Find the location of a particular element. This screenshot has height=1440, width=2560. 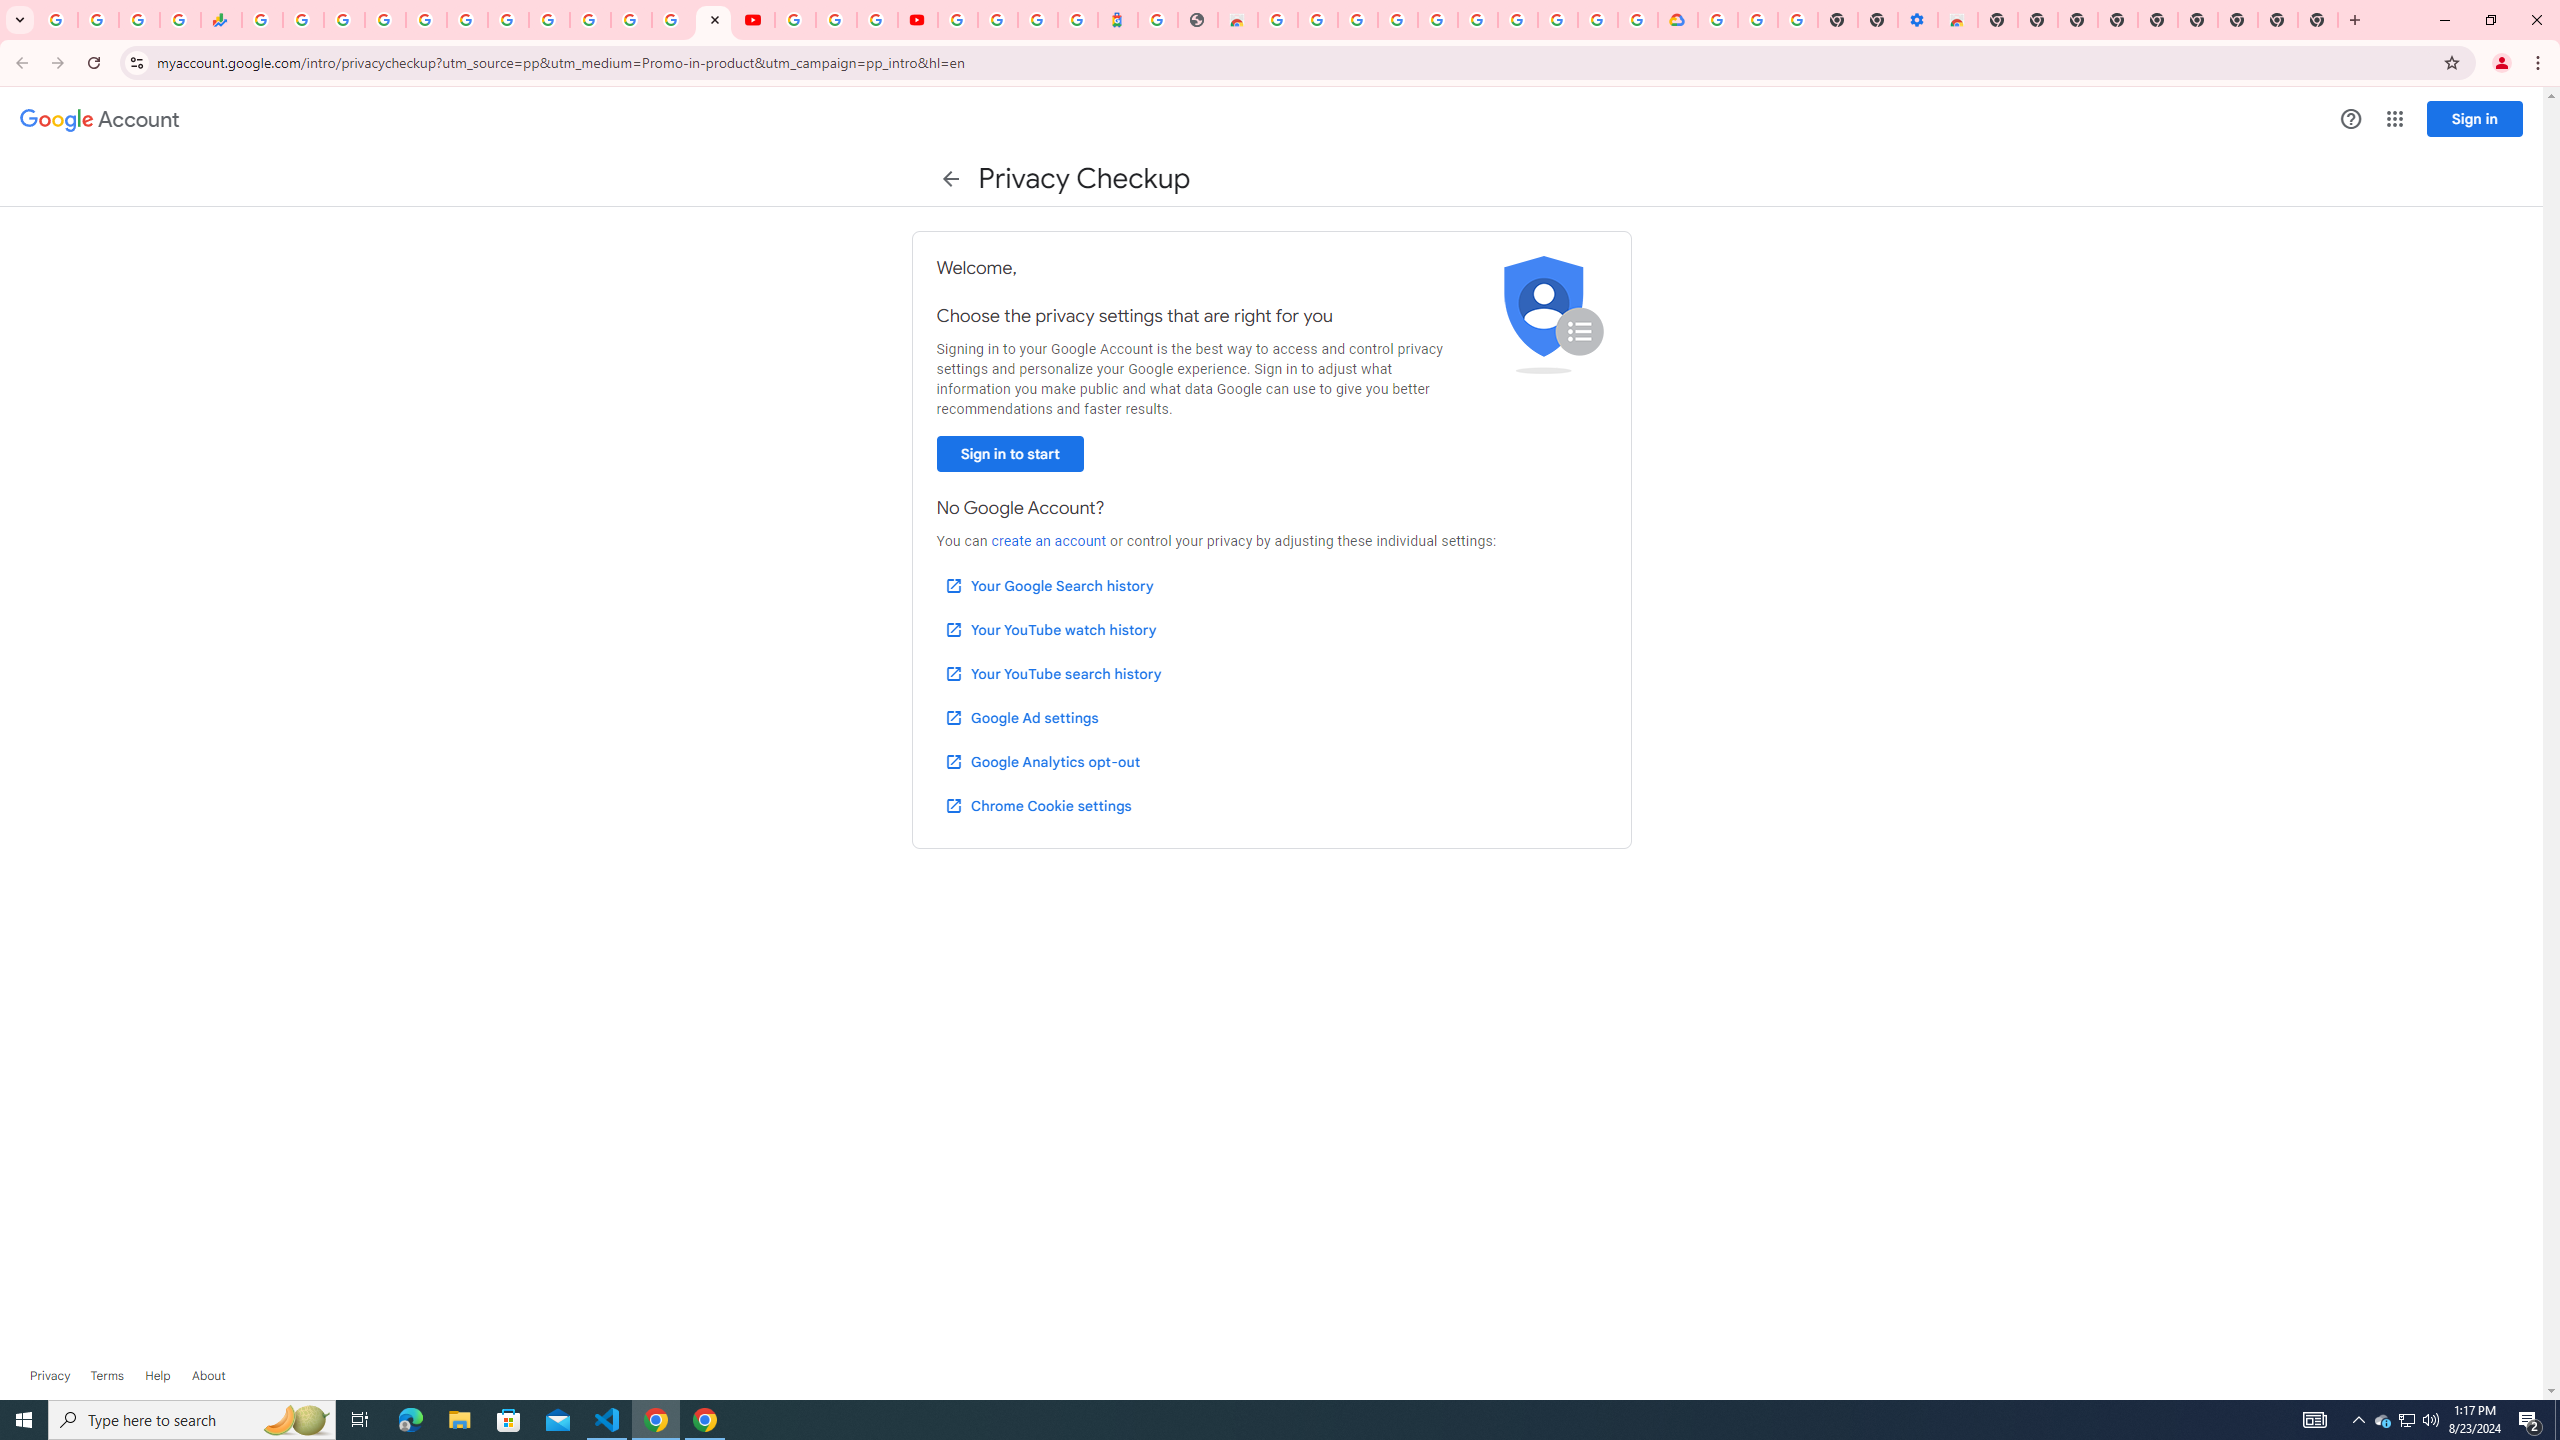

'Google Workspace Admin Community' is located at coordinates (57, 19).